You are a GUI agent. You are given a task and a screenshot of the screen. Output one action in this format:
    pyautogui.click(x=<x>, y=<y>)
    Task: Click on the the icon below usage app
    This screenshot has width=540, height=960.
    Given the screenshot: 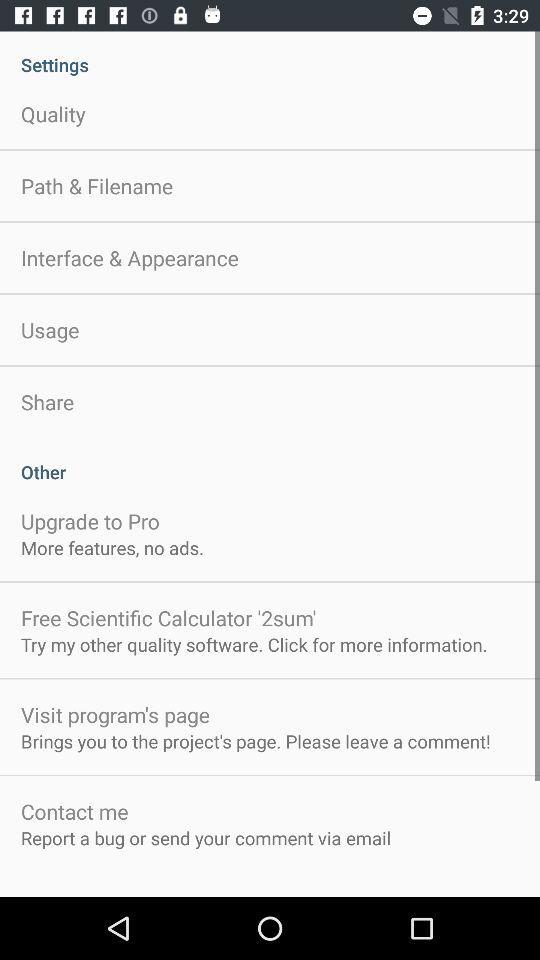 What is the action you would take?
    pyautogui.click(x=47, y=401)
    